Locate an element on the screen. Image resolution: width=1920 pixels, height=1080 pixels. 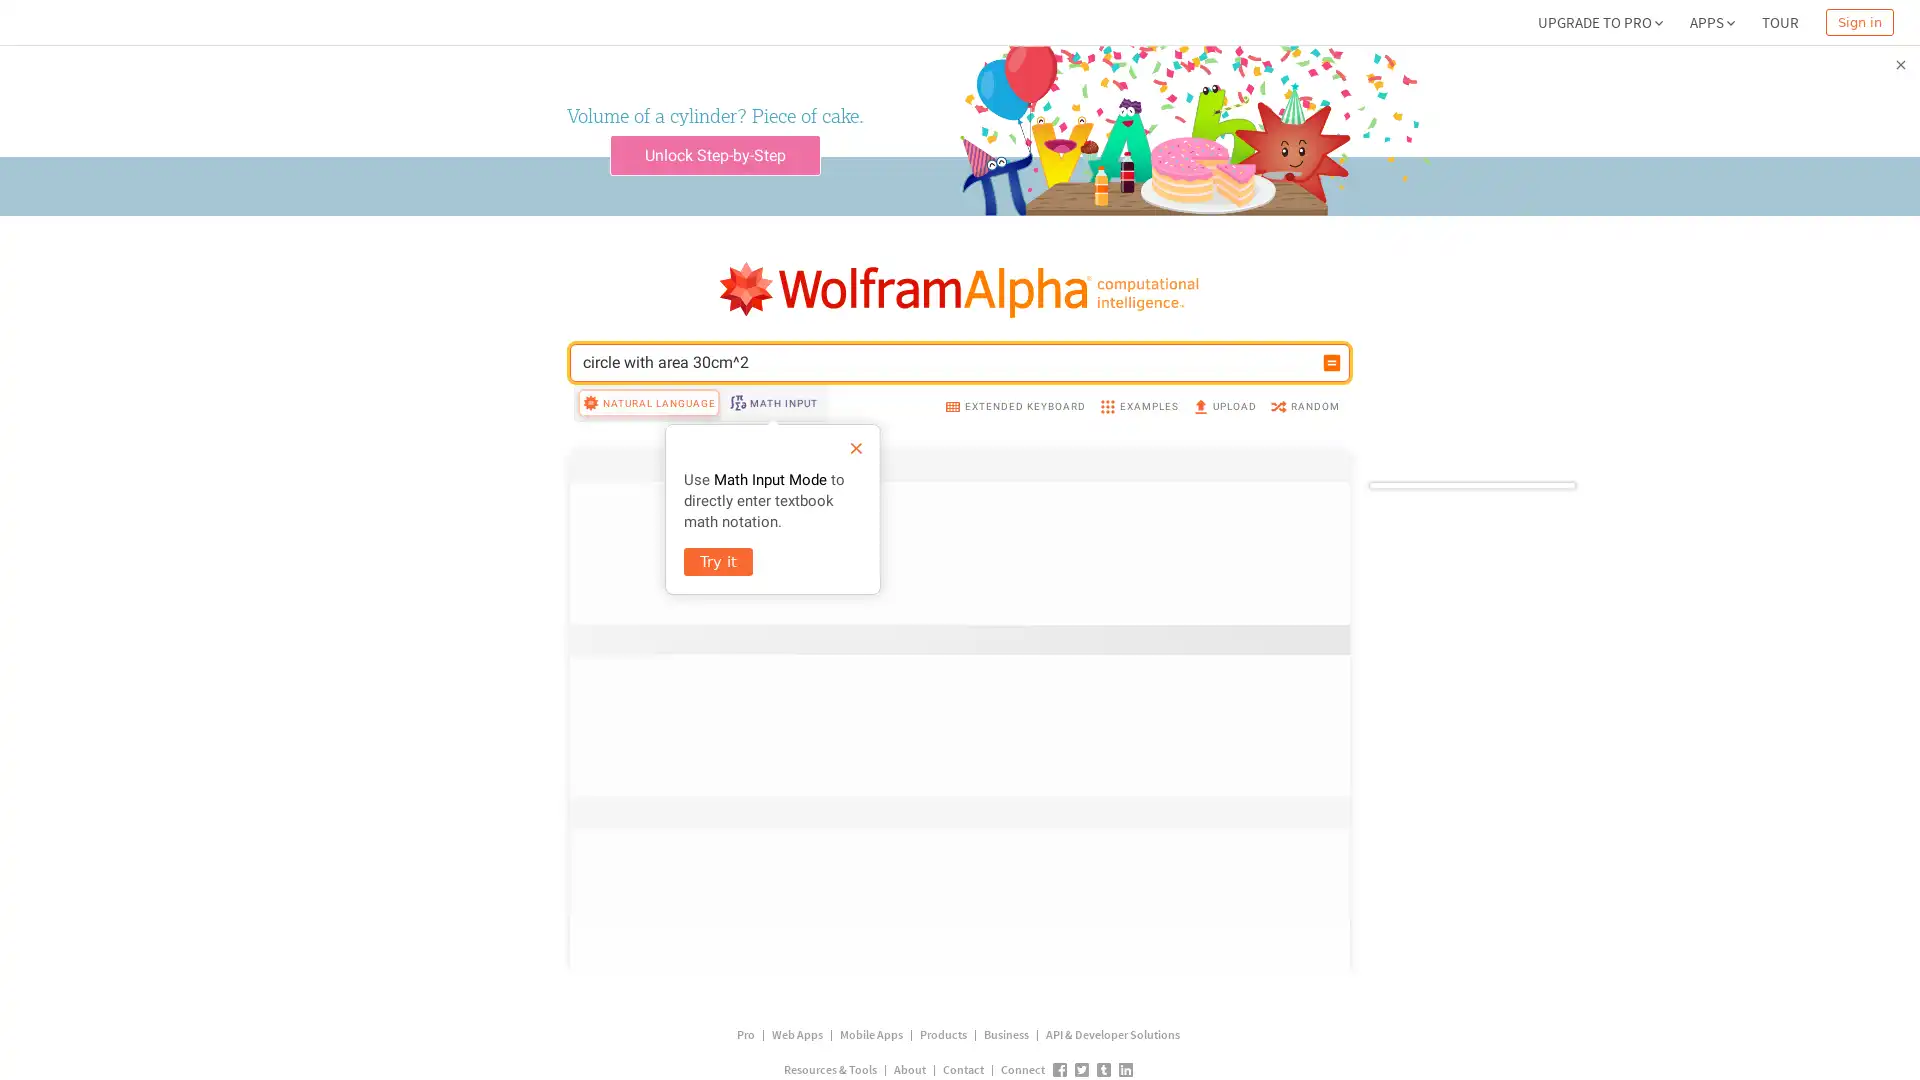
Step-by-step solution is located at coordinates (1249, 915).